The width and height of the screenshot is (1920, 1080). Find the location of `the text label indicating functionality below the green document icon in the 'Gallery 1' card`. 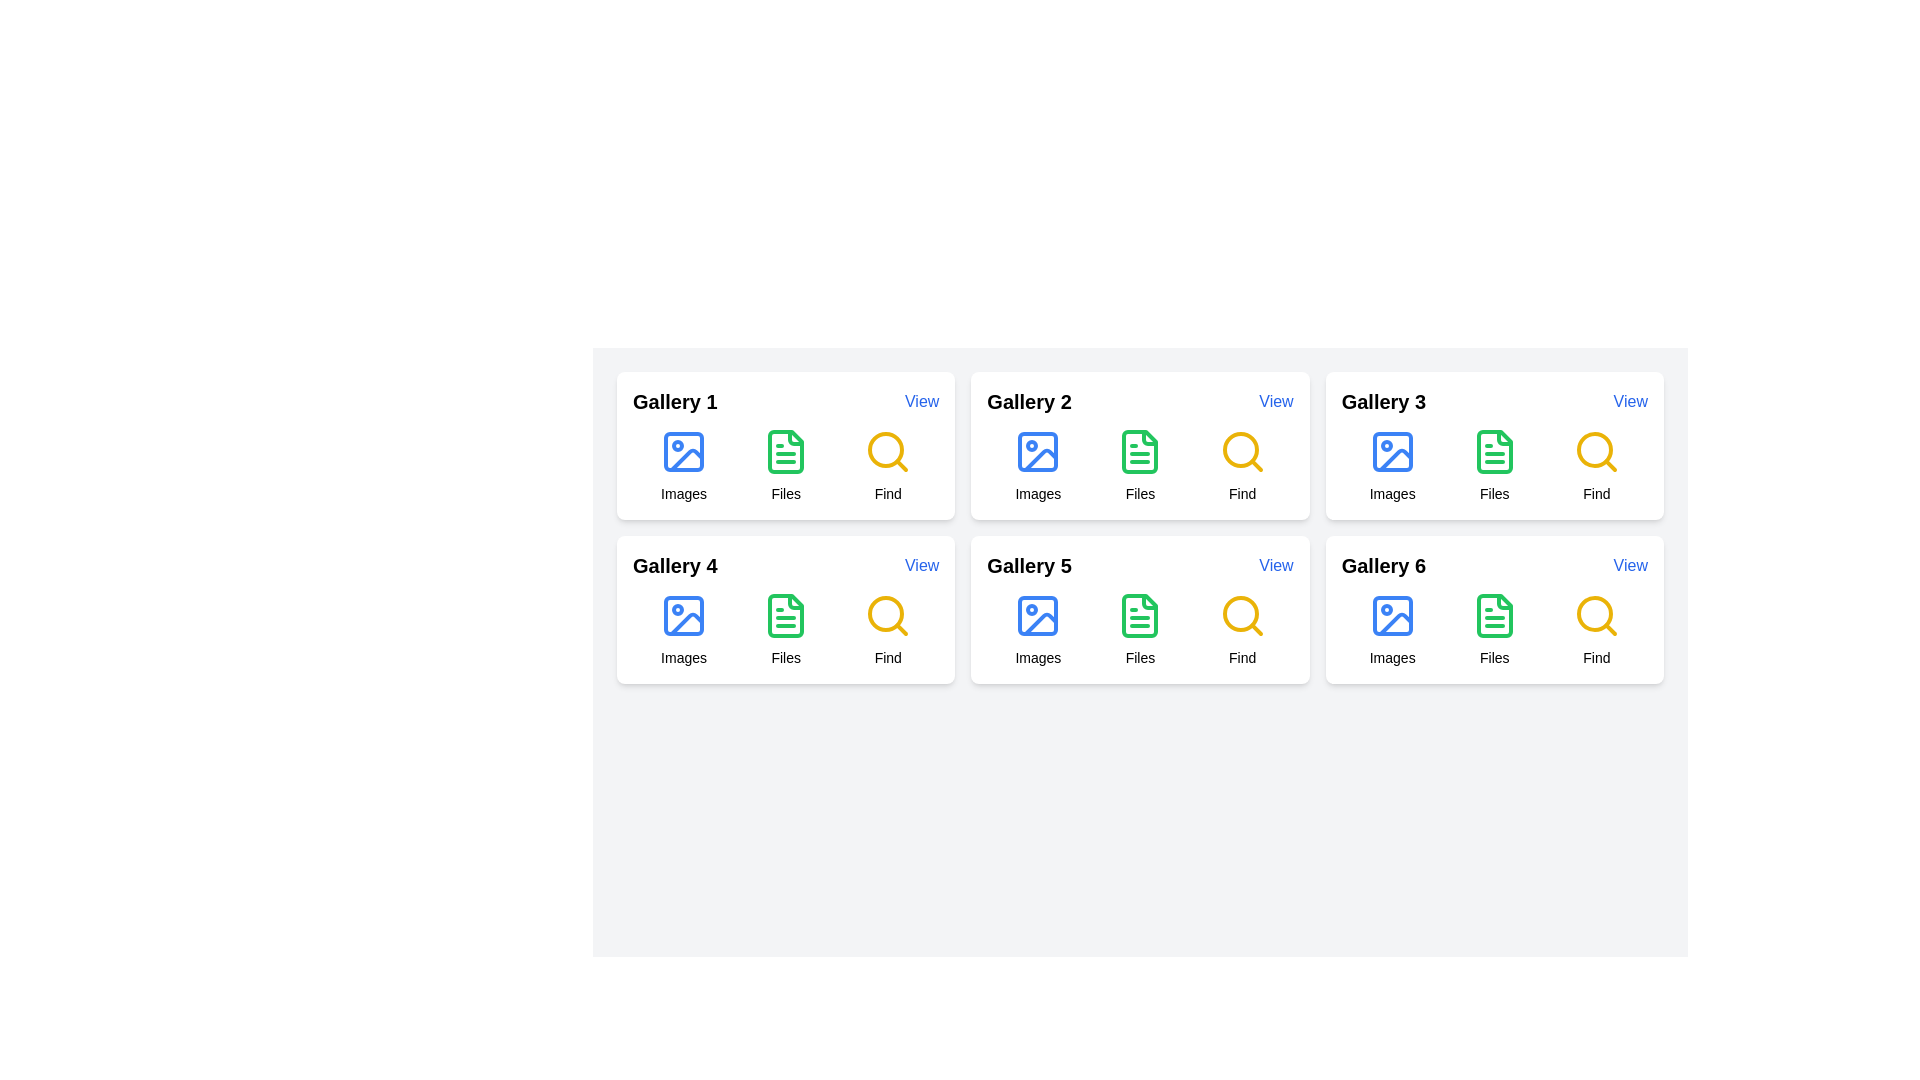

the text label indicating functionality below the green document icon in the 'Gallery 1' card is located at coordinates (785, 493).